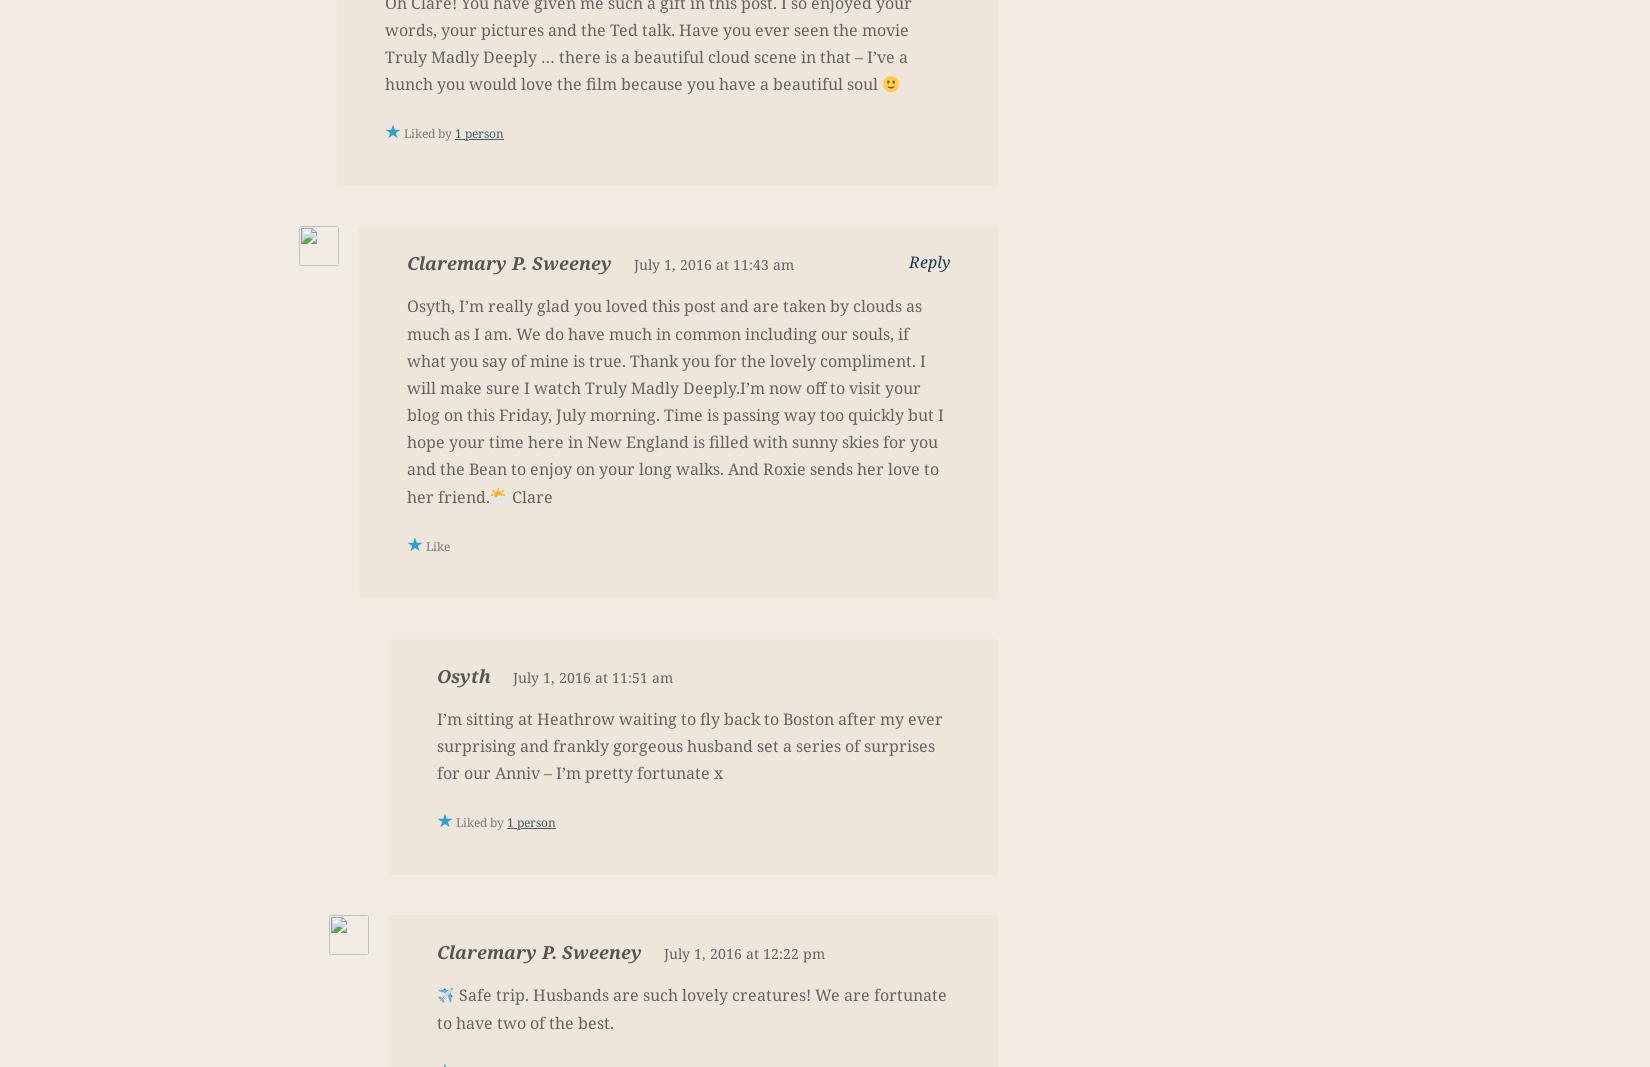 This screenshot has width=1650, height=1067. What do you see at coordinates (511, 676) in the screenshot?
I see `'July 1, 2016 at 11:51 am'` at bounding box center [511, 676].